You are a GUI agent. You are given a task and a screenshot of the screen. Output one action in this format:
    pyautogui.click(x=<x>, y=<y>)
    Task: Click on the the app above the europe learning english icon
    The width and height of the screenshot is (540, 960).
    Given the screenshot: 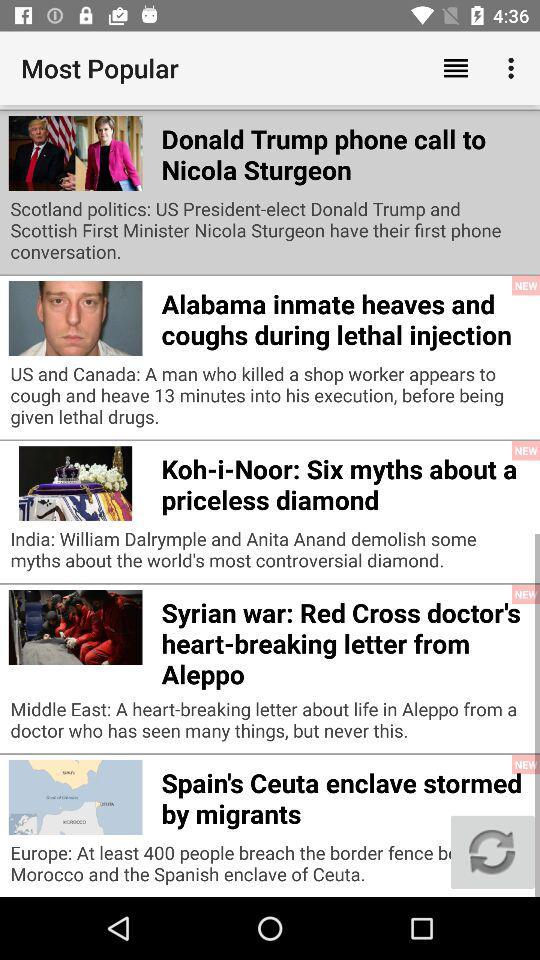 What is the action you would take?
    pyautogui.click(x=513, y=68)
    